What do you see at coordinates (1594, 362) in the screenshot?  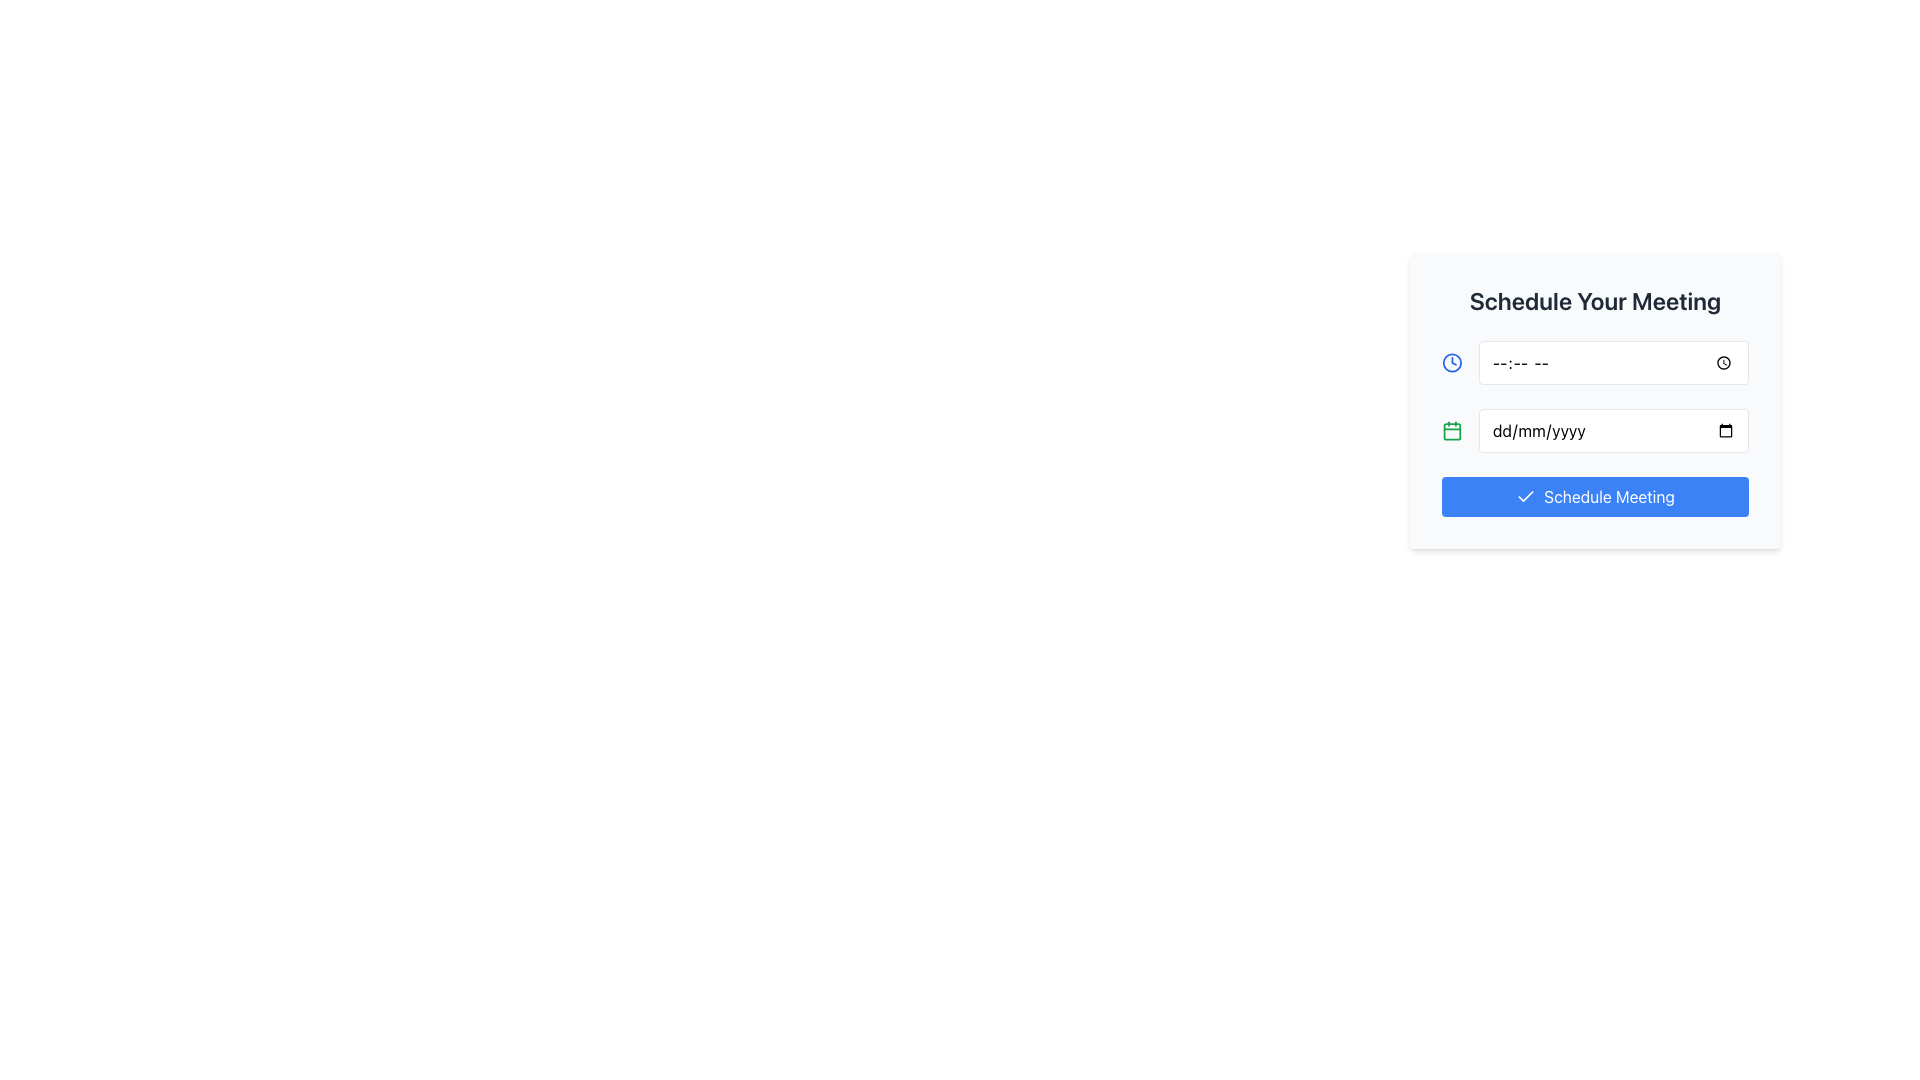 I see `inside the time input field of the scheduling form` at bounding box center [1594, 362].